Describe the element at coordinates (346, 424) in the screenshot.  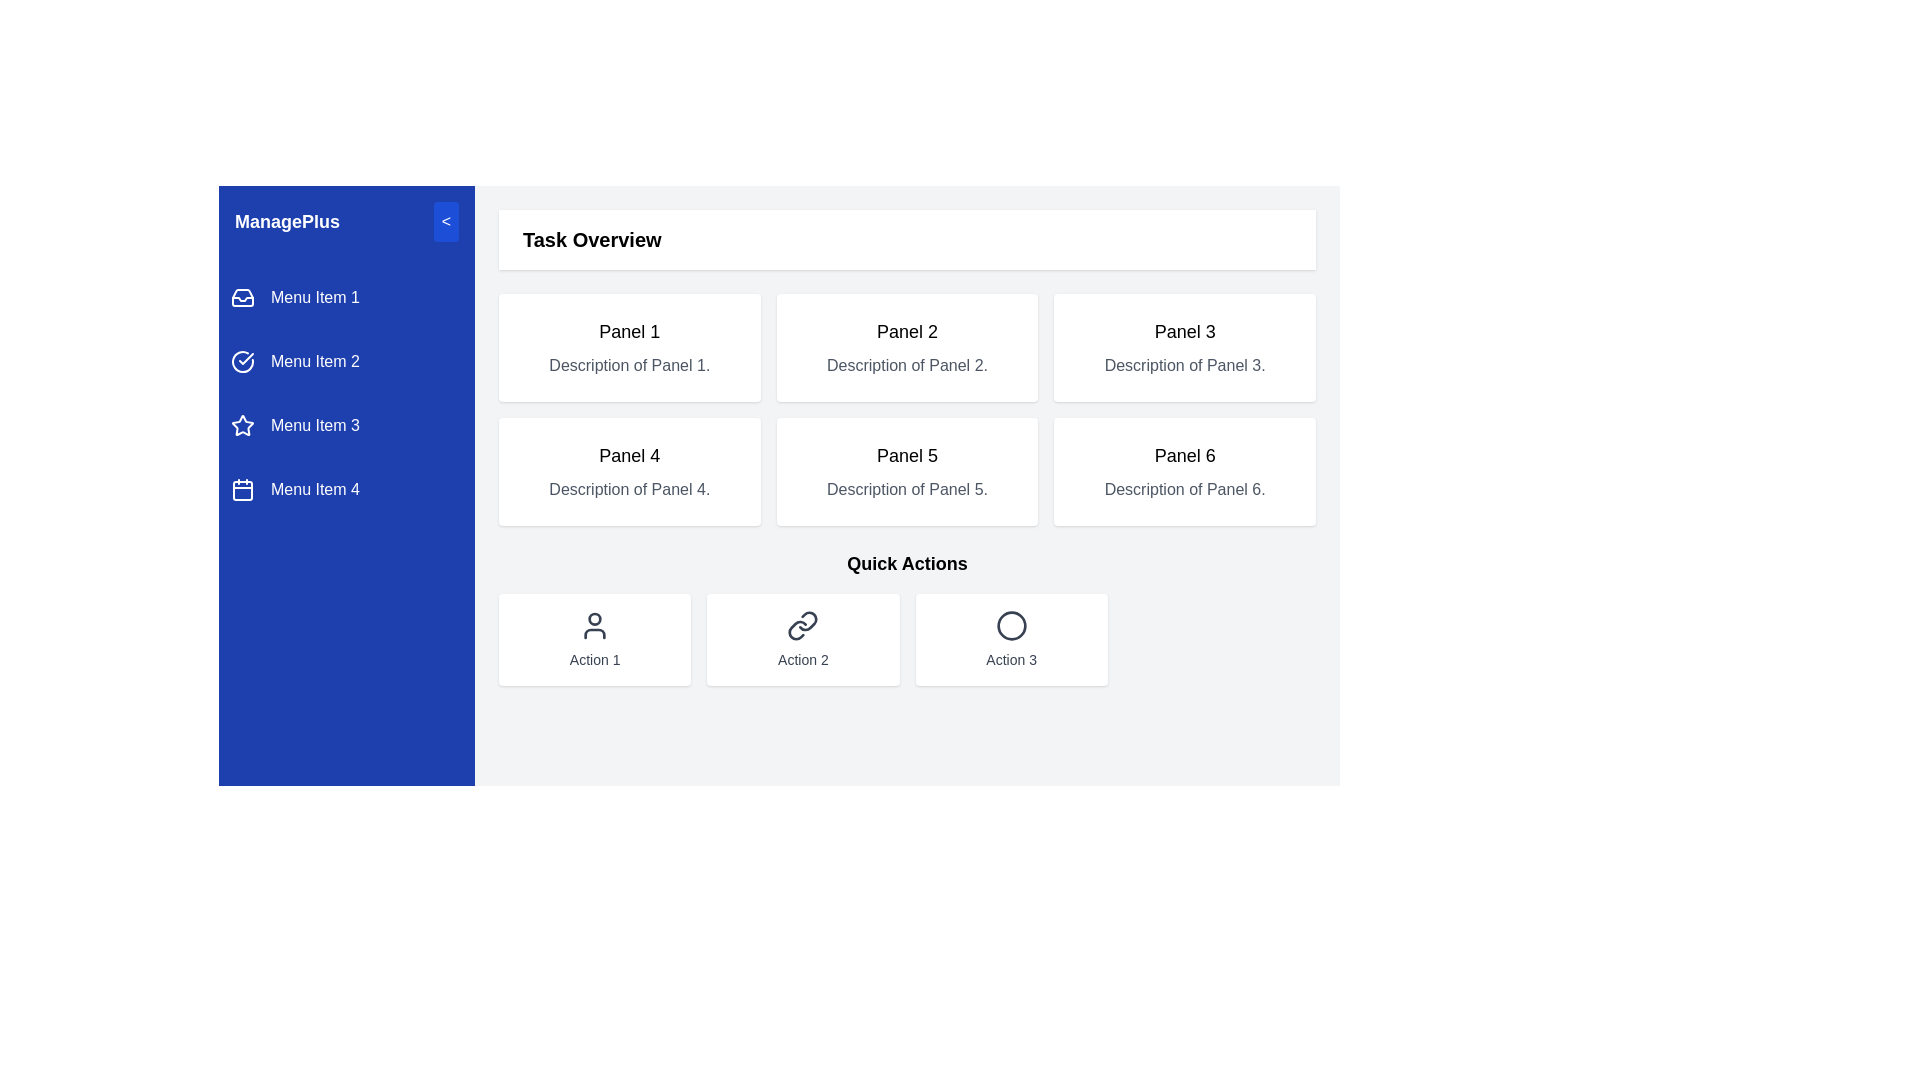
I see `the 'Menu Item 3' in the left sidebar menu` at that location.